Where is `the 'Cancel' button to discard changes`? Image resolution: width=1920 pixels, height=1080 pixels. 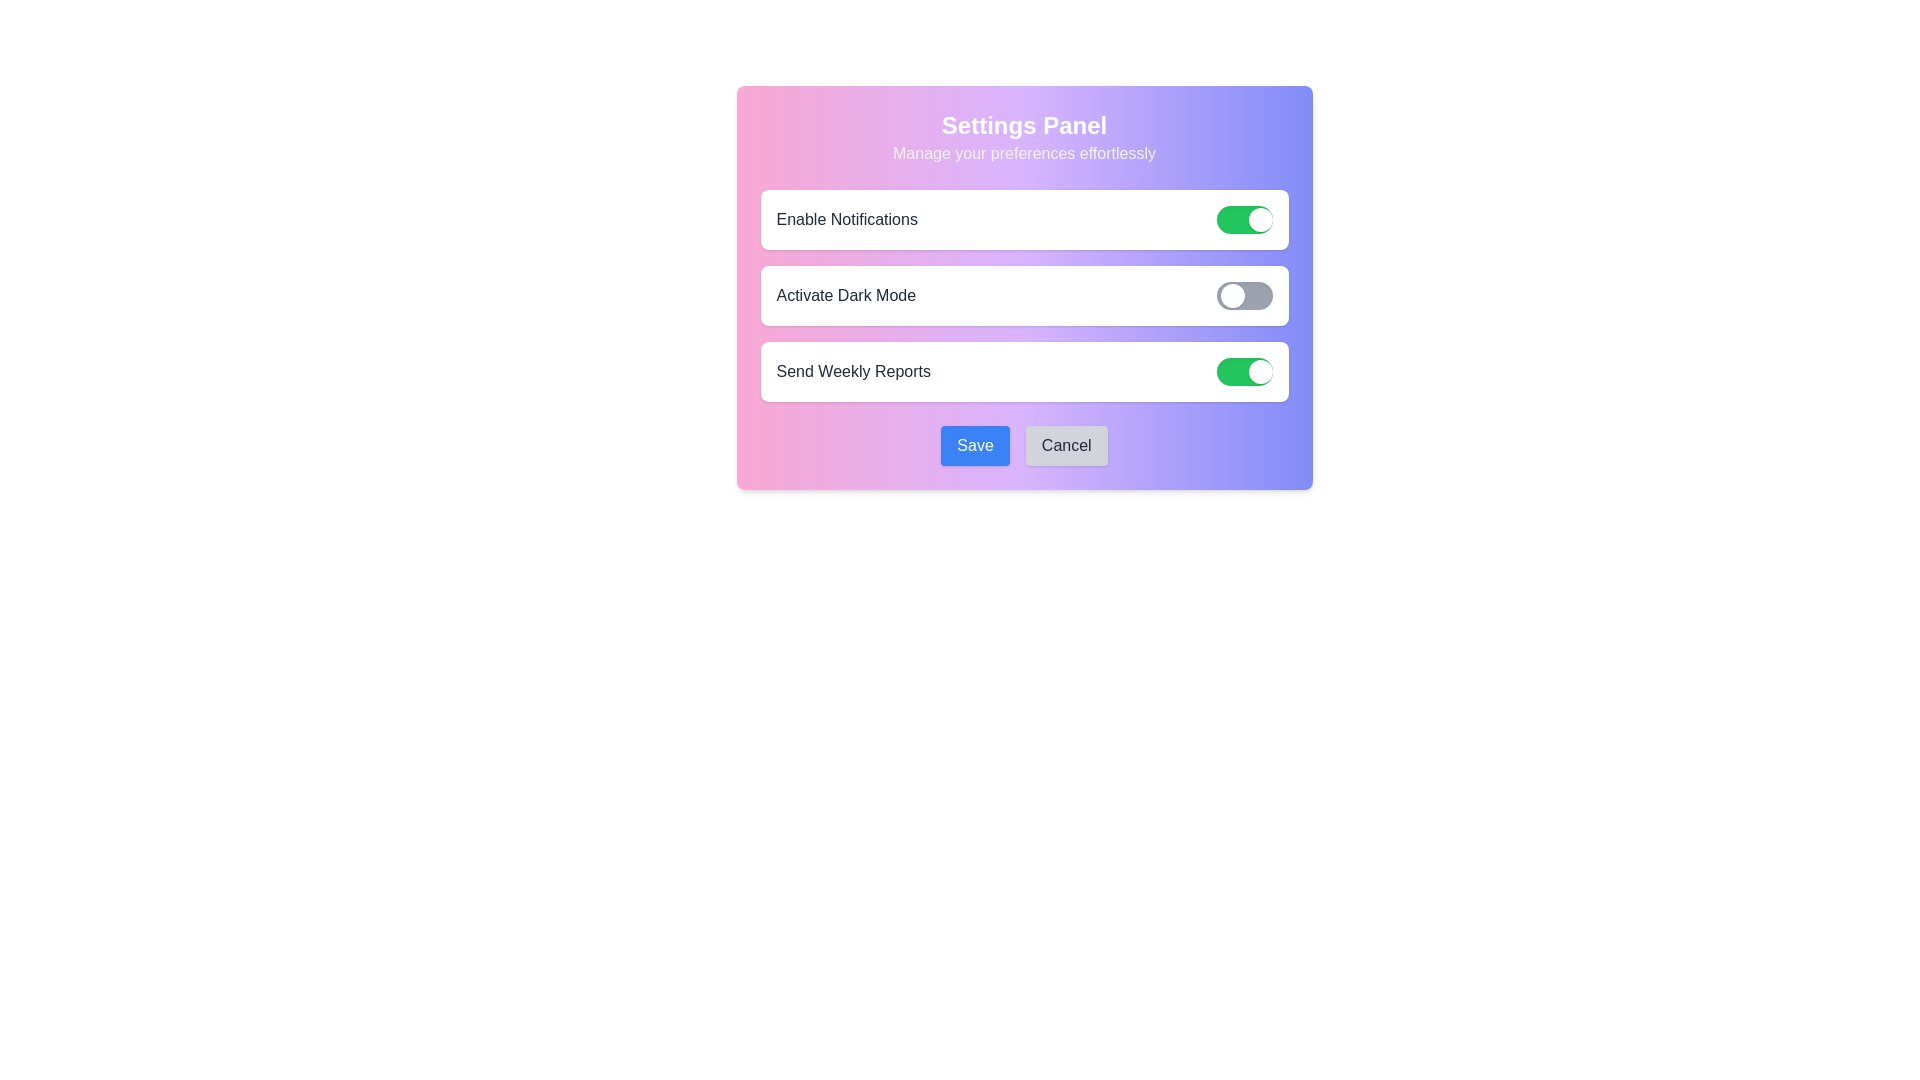
the 'Cancel' button to discard changes is located at coordinates (1064, 445).